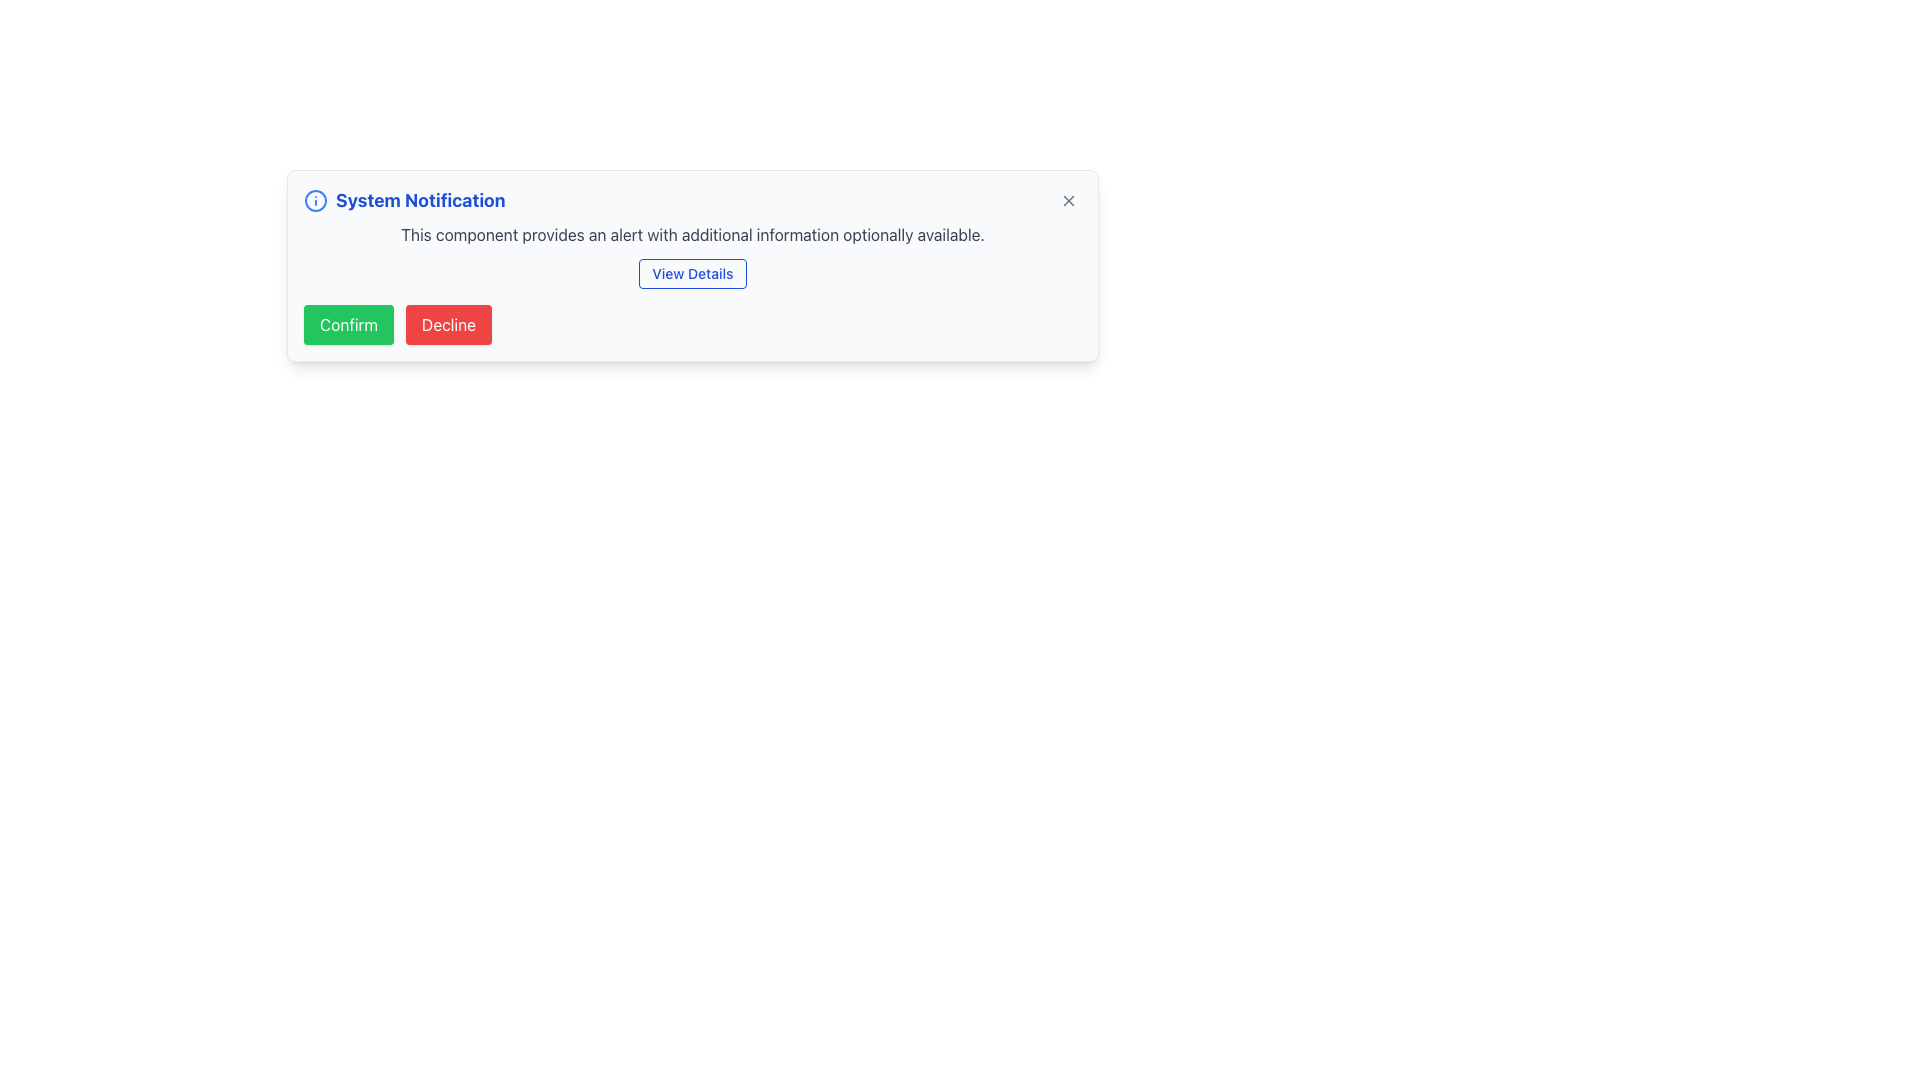  Describe the element at coordinates (403, 200) in the screenshot. I see `bold blue text 'System Notification' located at the top-left section of a notification card, adjacent to an informational icon styled as a blue circle with an 'i'` at that location.